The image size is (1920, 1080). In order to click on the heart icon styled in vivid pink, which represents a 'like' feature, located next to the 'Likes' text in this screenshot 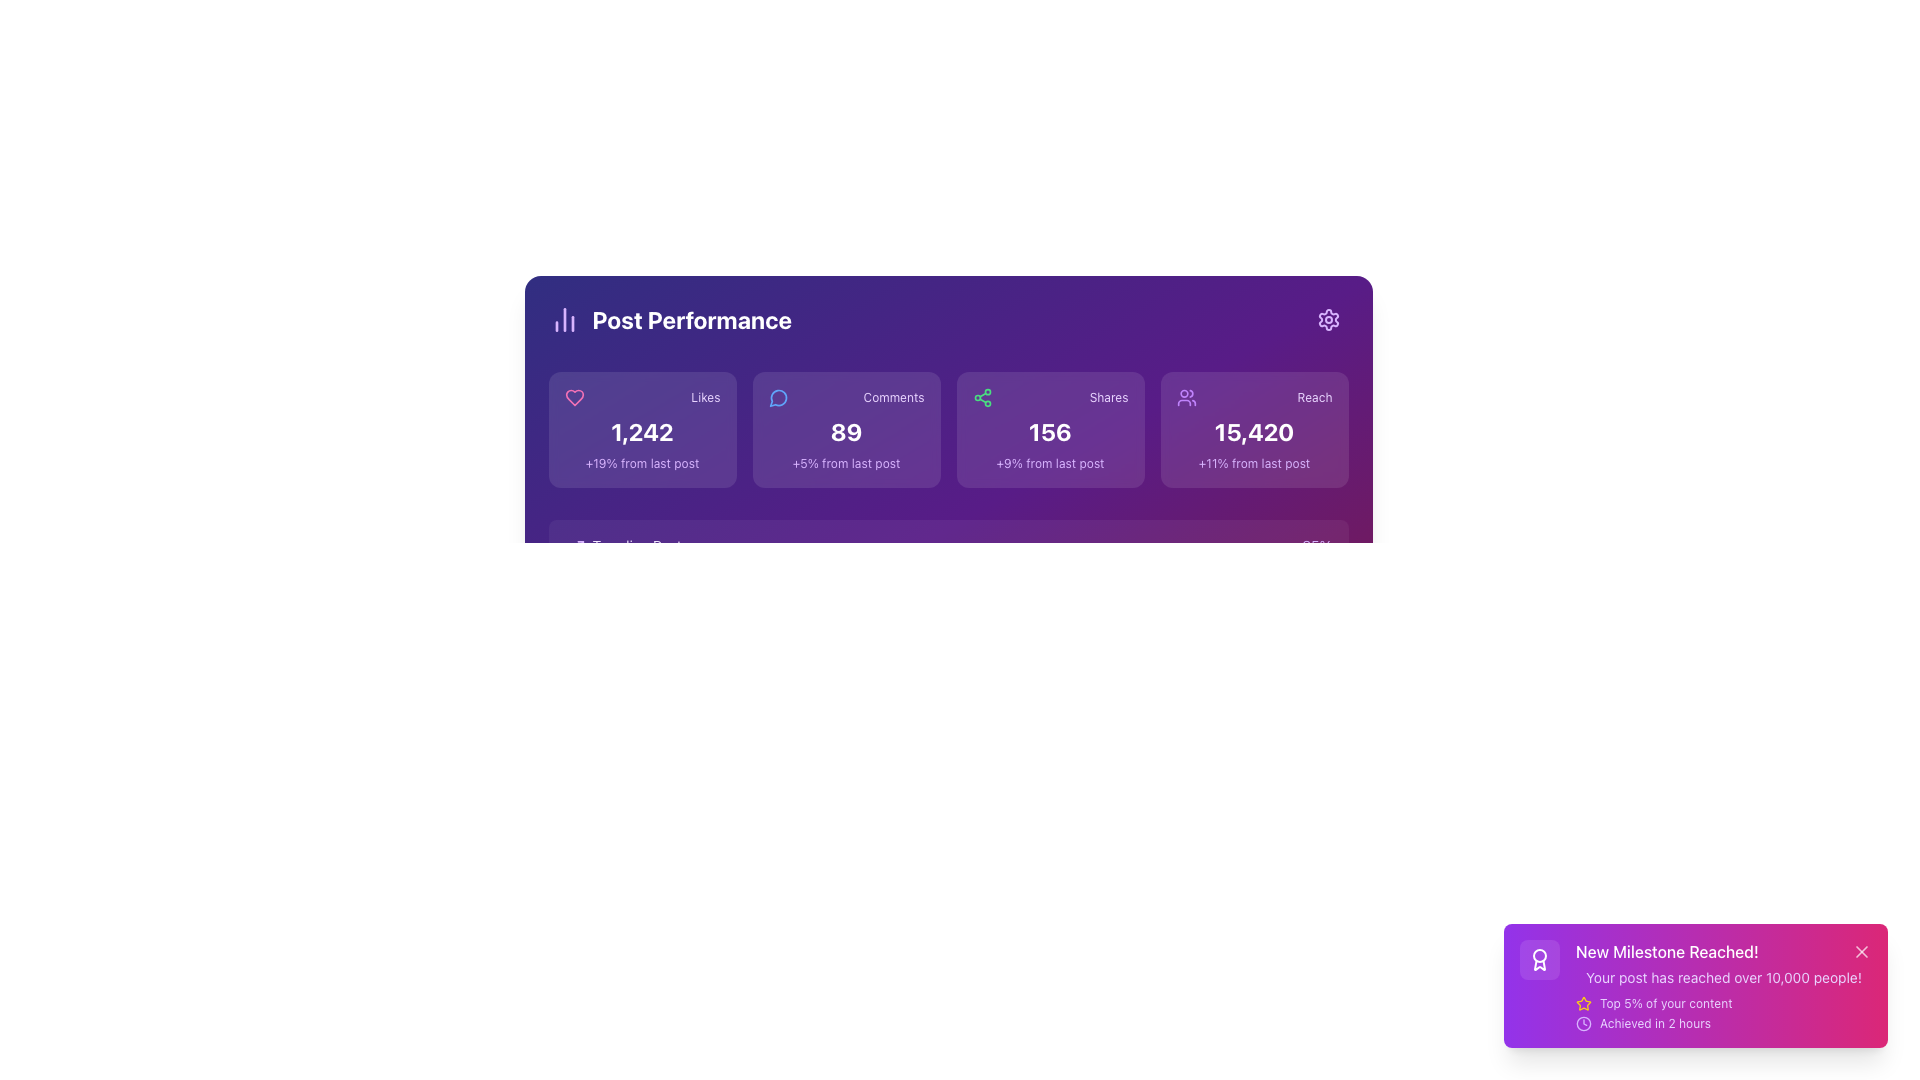, I will do `click(573, 397)`.